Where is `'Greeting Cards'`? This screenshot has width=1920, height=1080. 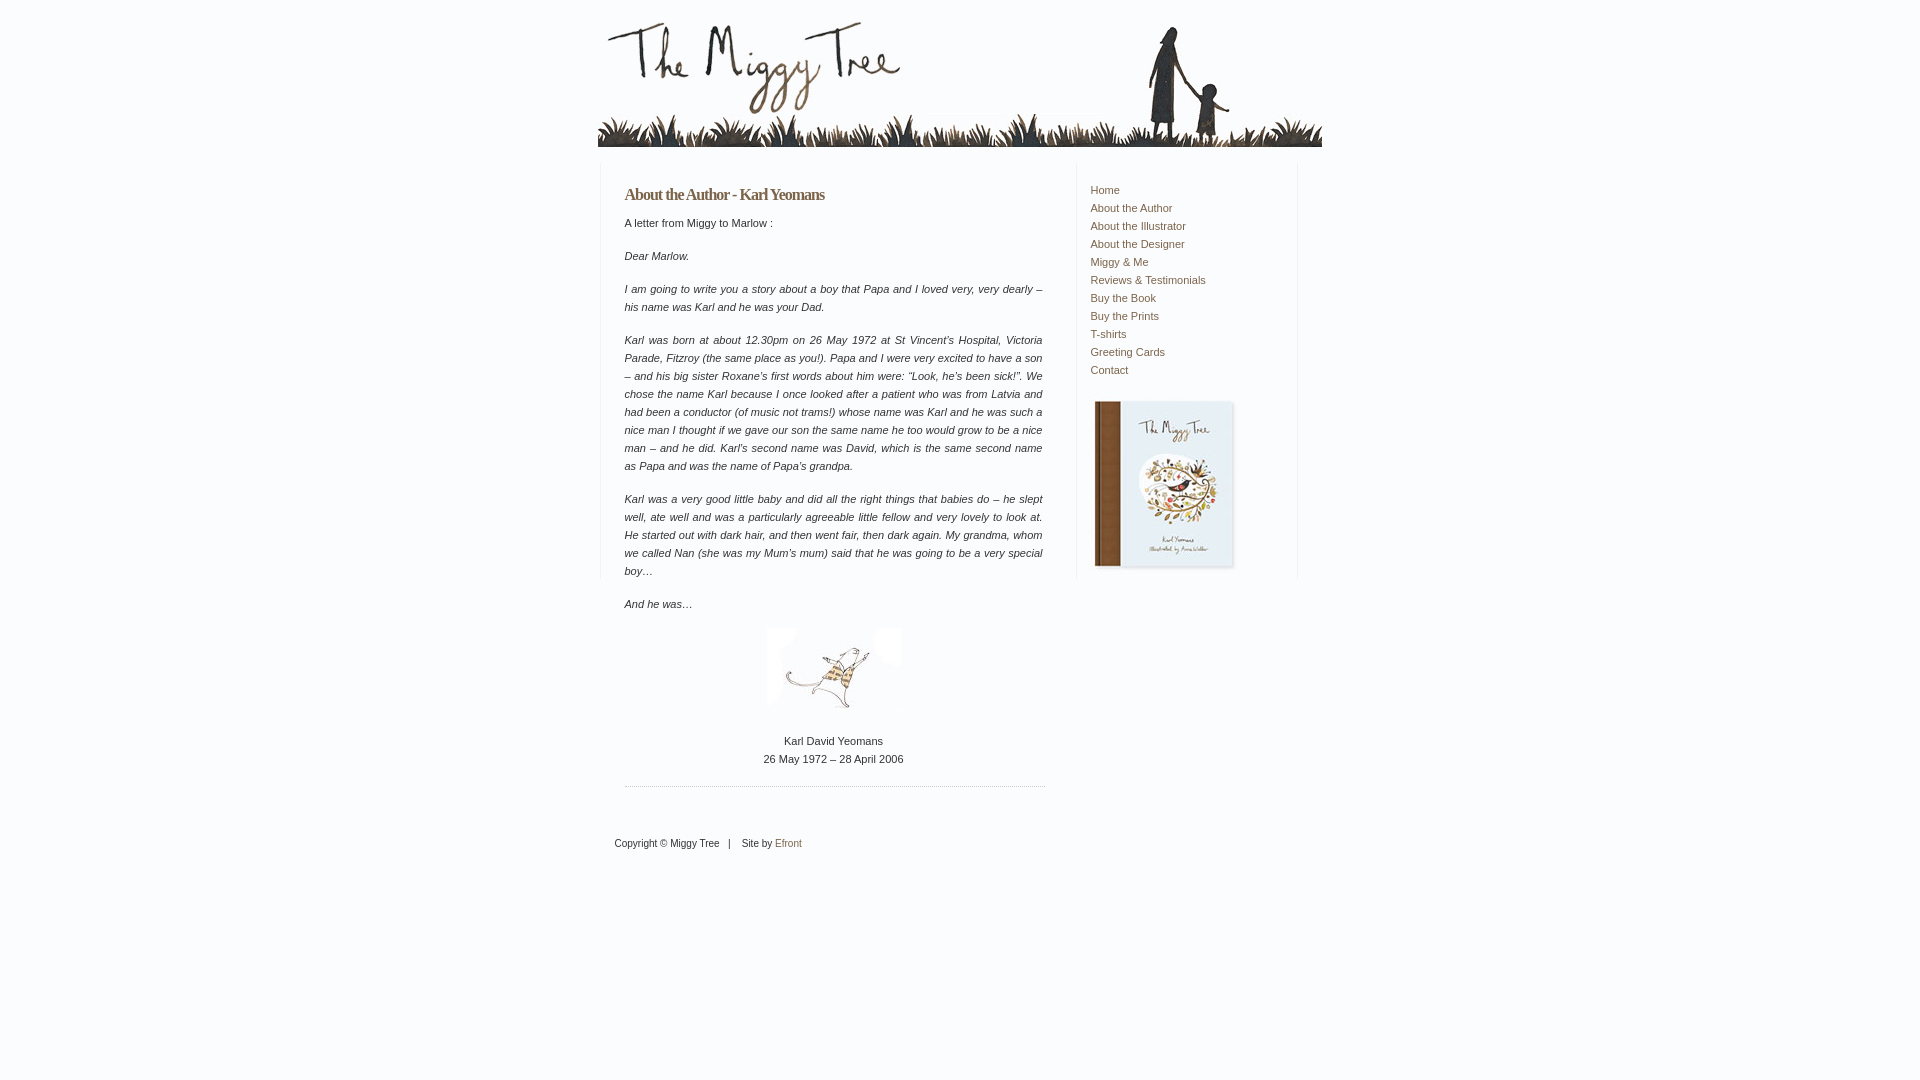 'Greeting Cards' is located at coordinates (1180, 350).